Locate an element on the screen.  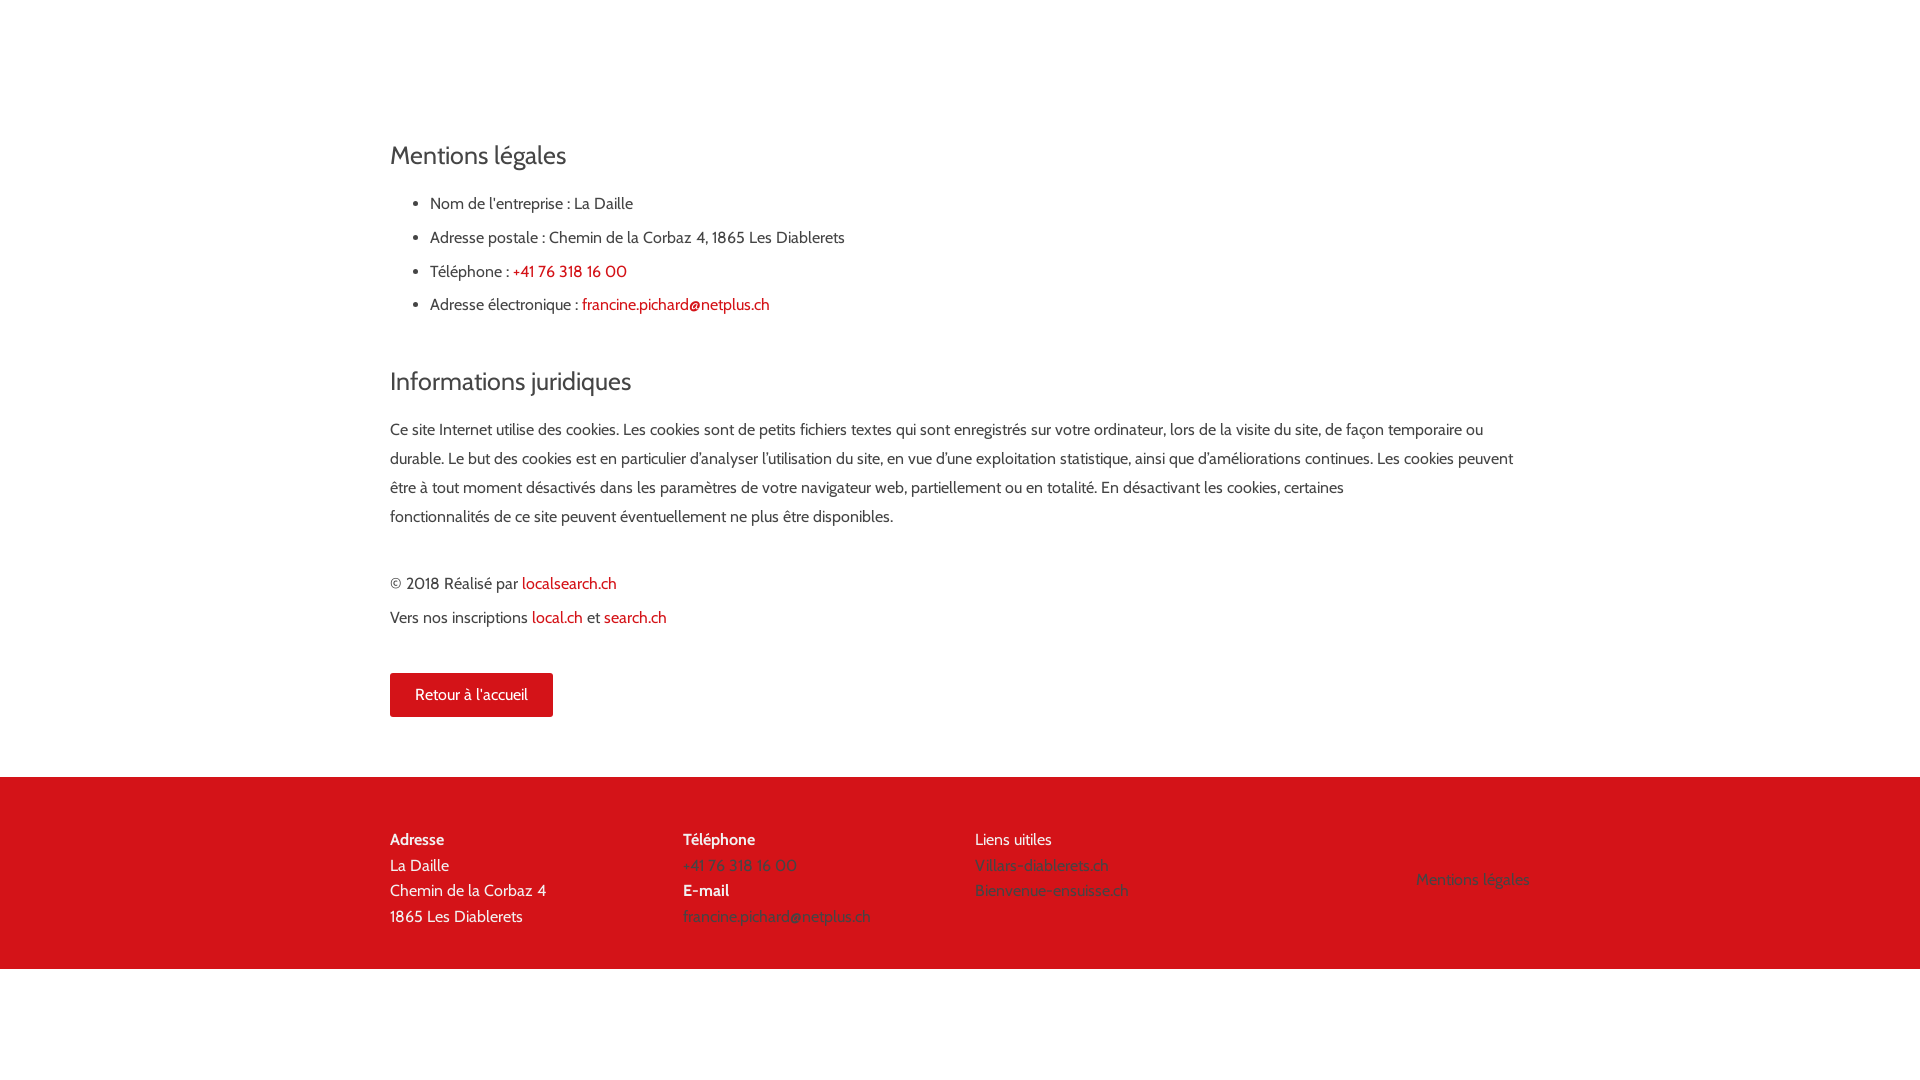
'+41 76 318 16 00' is located at coordinates (738, 864).